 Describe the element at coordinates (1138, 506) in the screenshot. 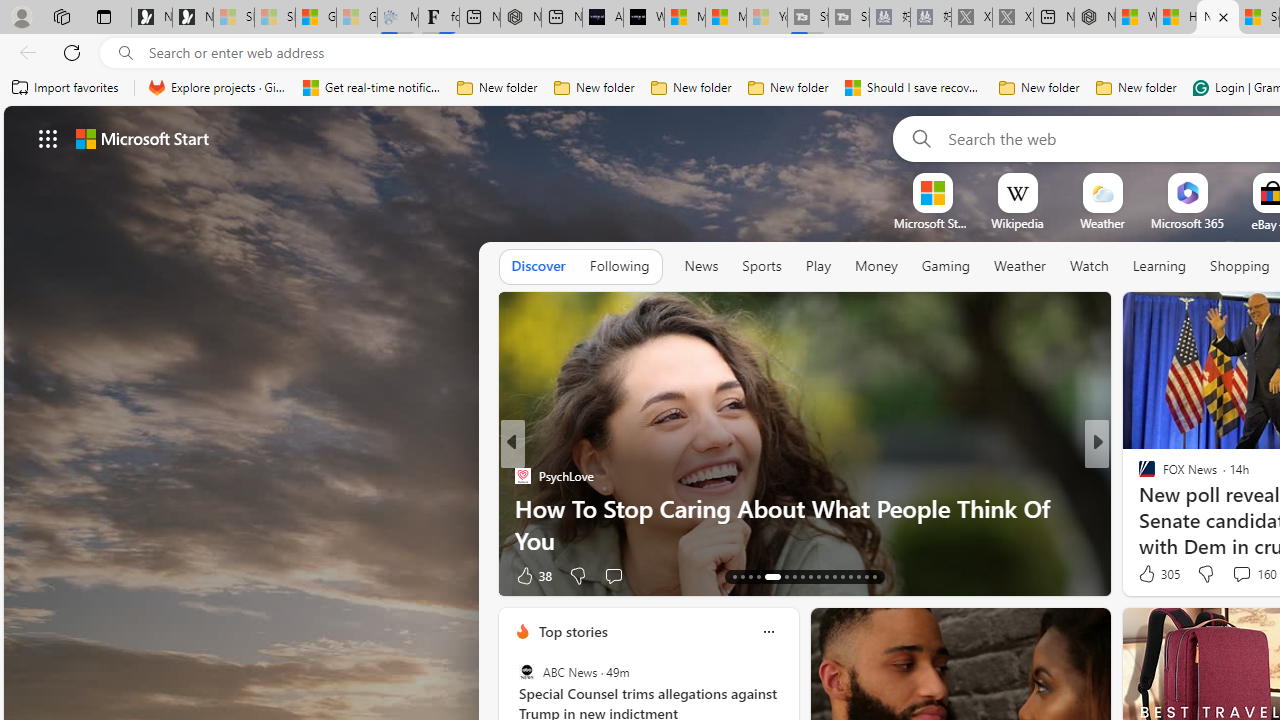

I see `'Tom'` at that location.